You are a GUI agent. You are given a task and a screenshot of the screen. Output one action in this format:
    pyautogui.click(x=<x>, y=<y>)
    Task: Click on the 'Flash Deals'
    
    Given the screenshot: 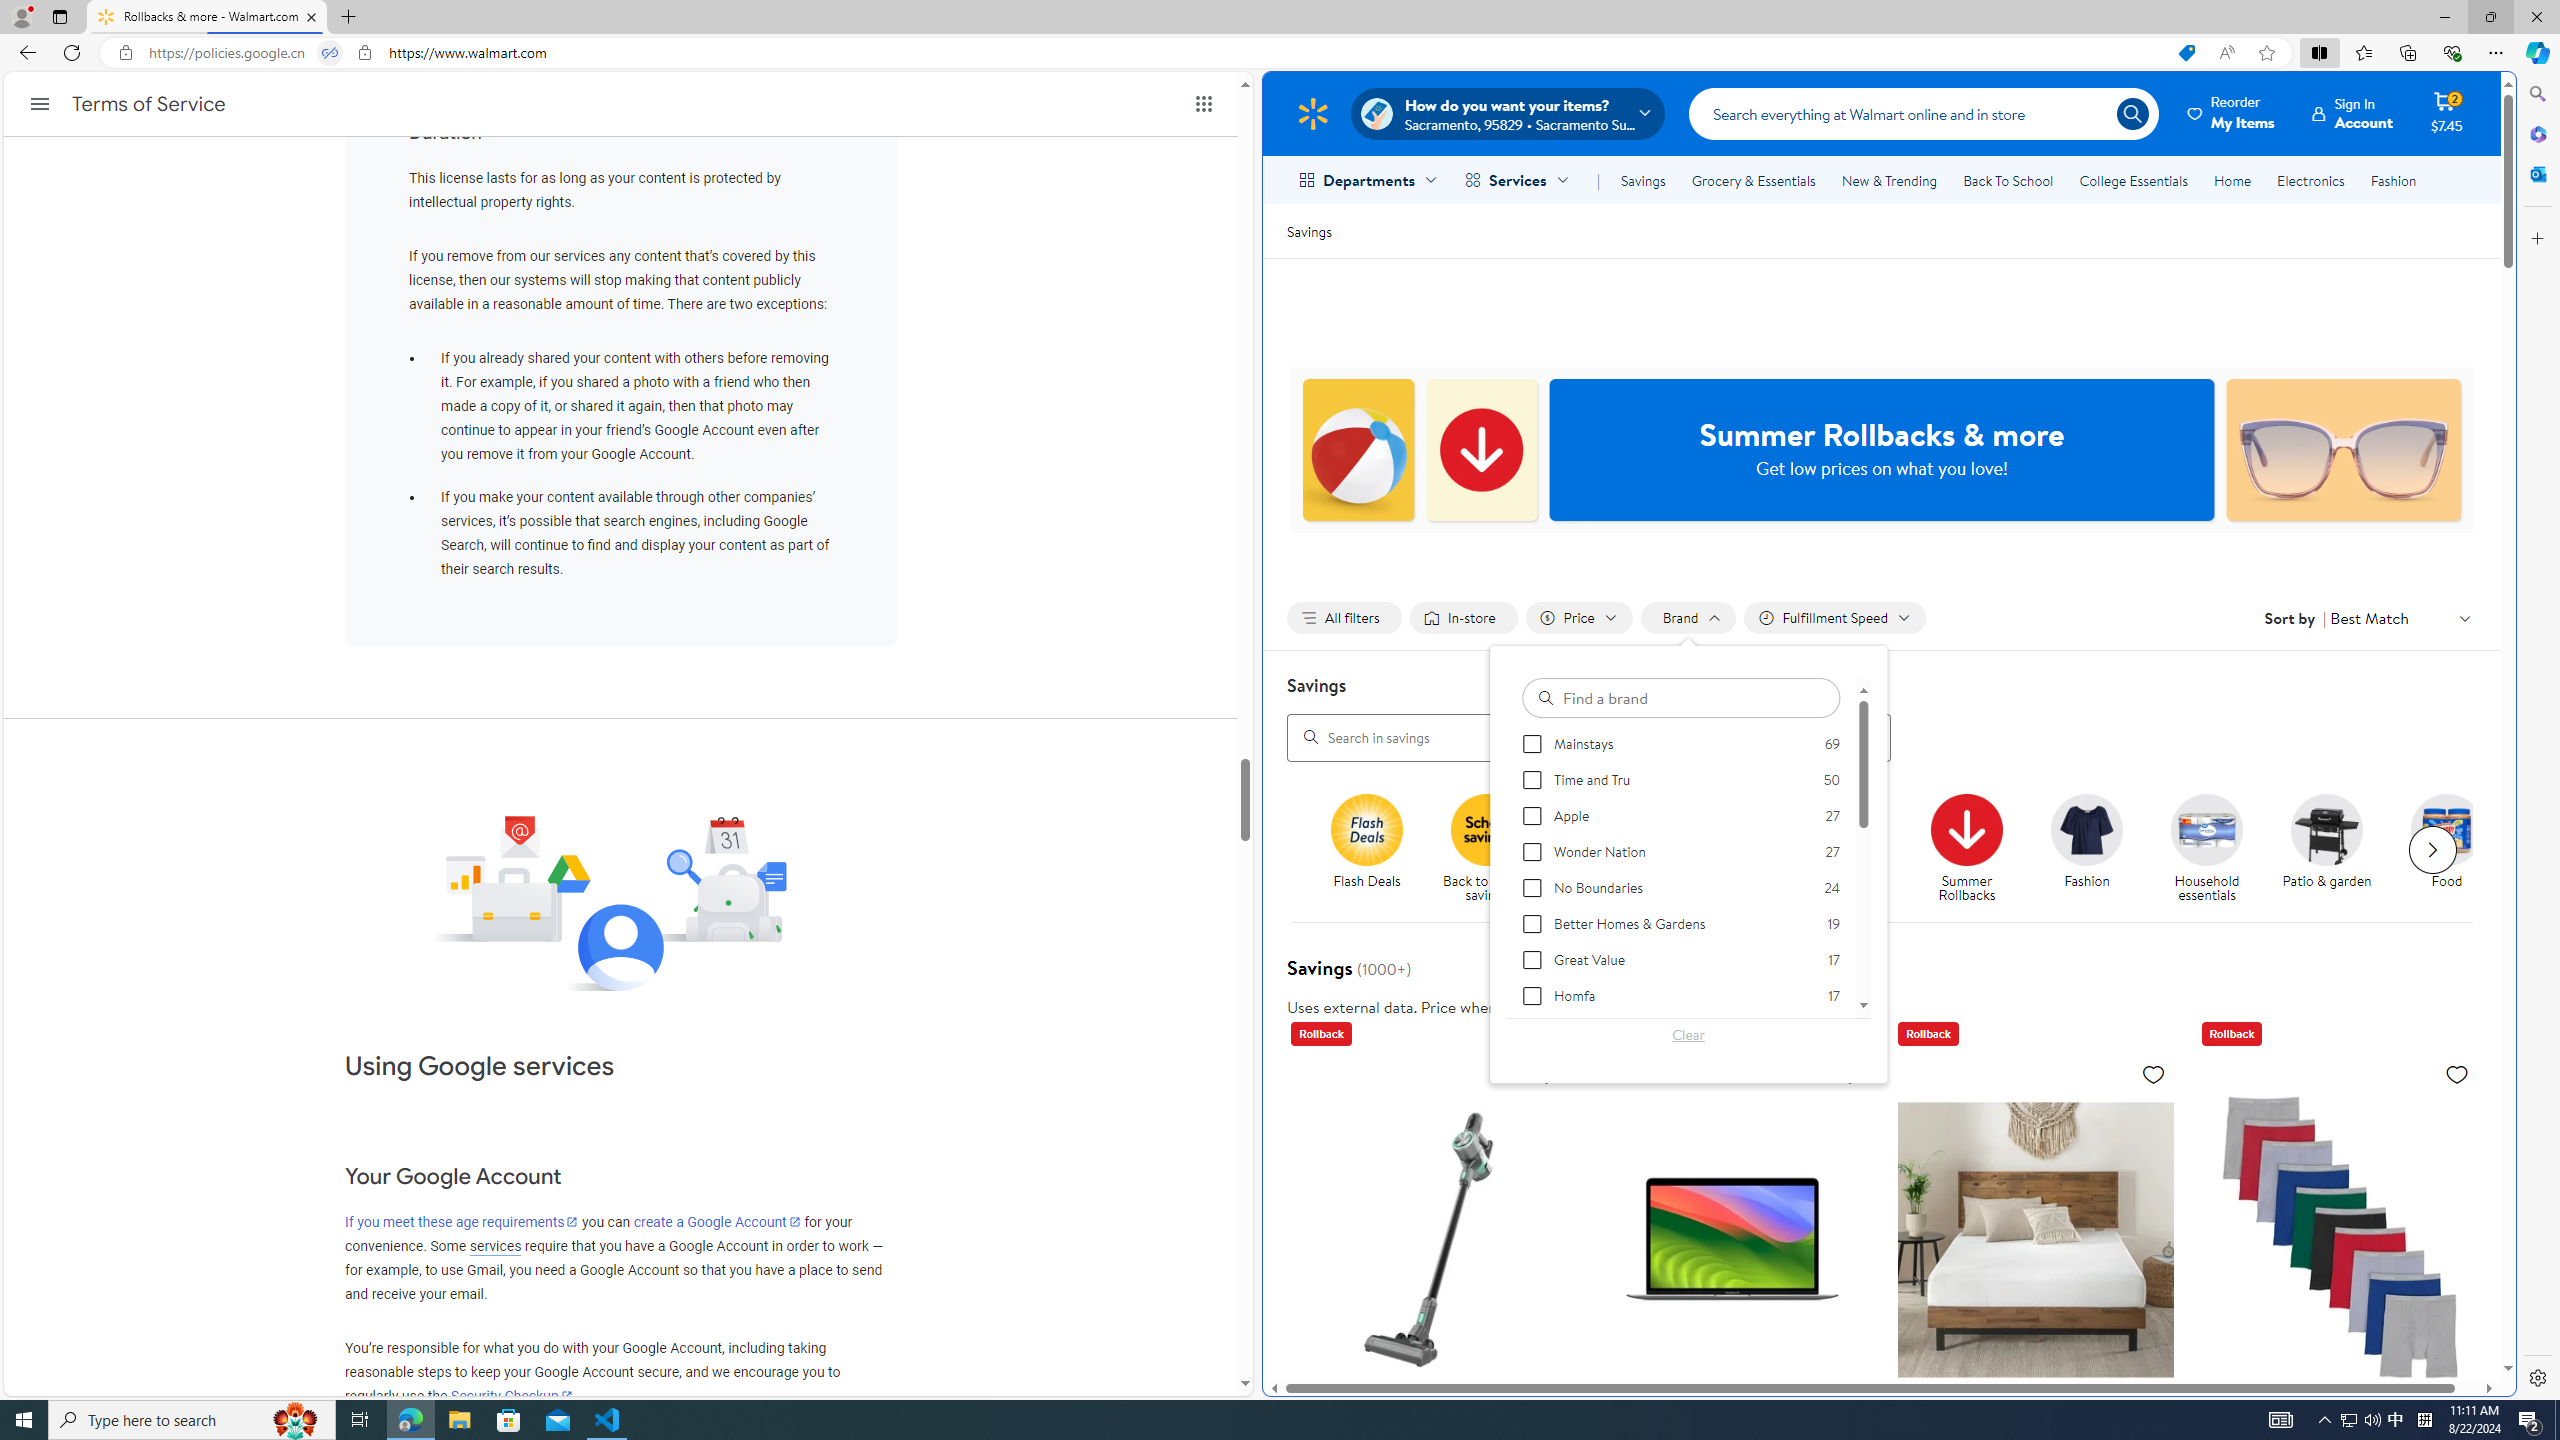 What is the action you would take?
    pyautogui.click(x=1375, y=849)
    